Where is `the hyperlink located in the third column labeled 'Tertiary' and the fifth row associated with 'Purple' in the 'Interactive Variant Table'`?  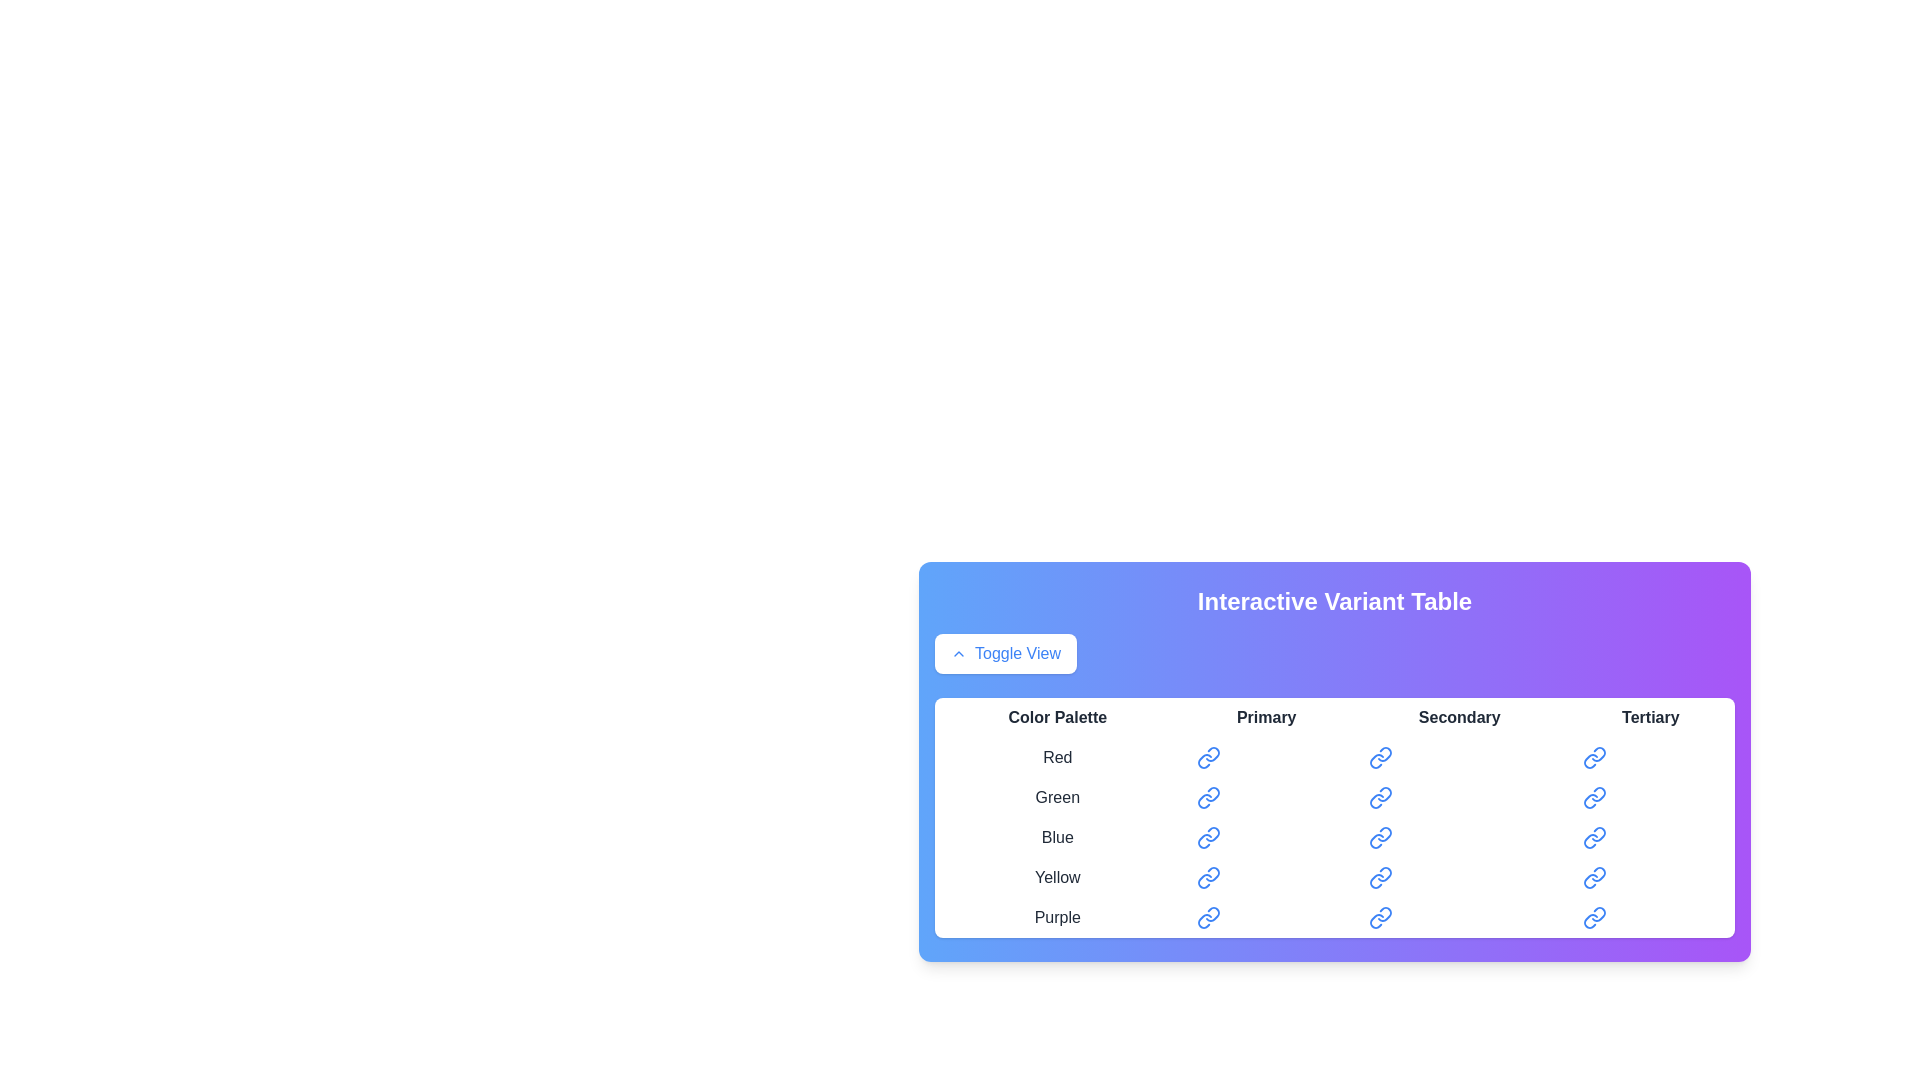 the hyperlink located in the third column labeled 'Tertiary' and the fifth row associated with 'Purple' in the 'Interactive Variant Table' is located at coordinates (1593, 918).